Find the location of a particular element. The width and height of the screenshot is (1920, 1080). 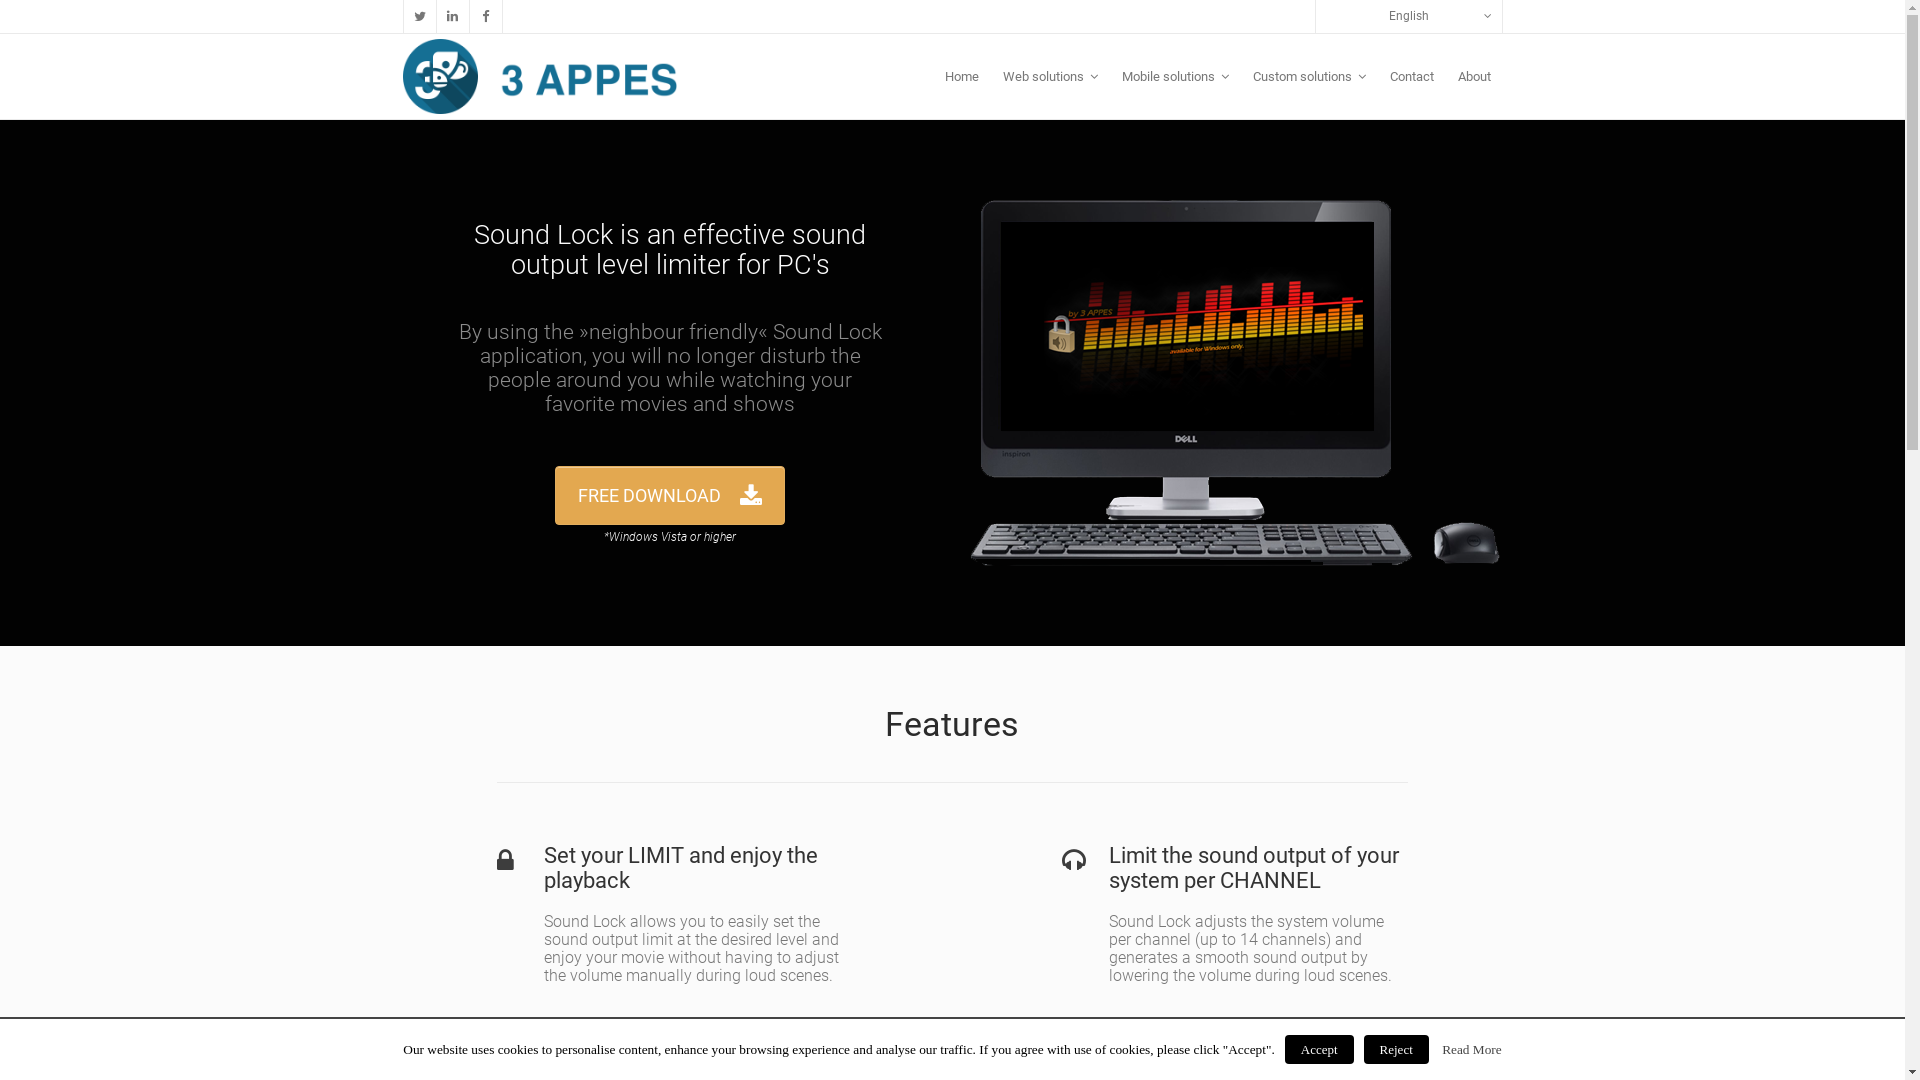

'Custom solutions' is located at coordinates (1308, 75).